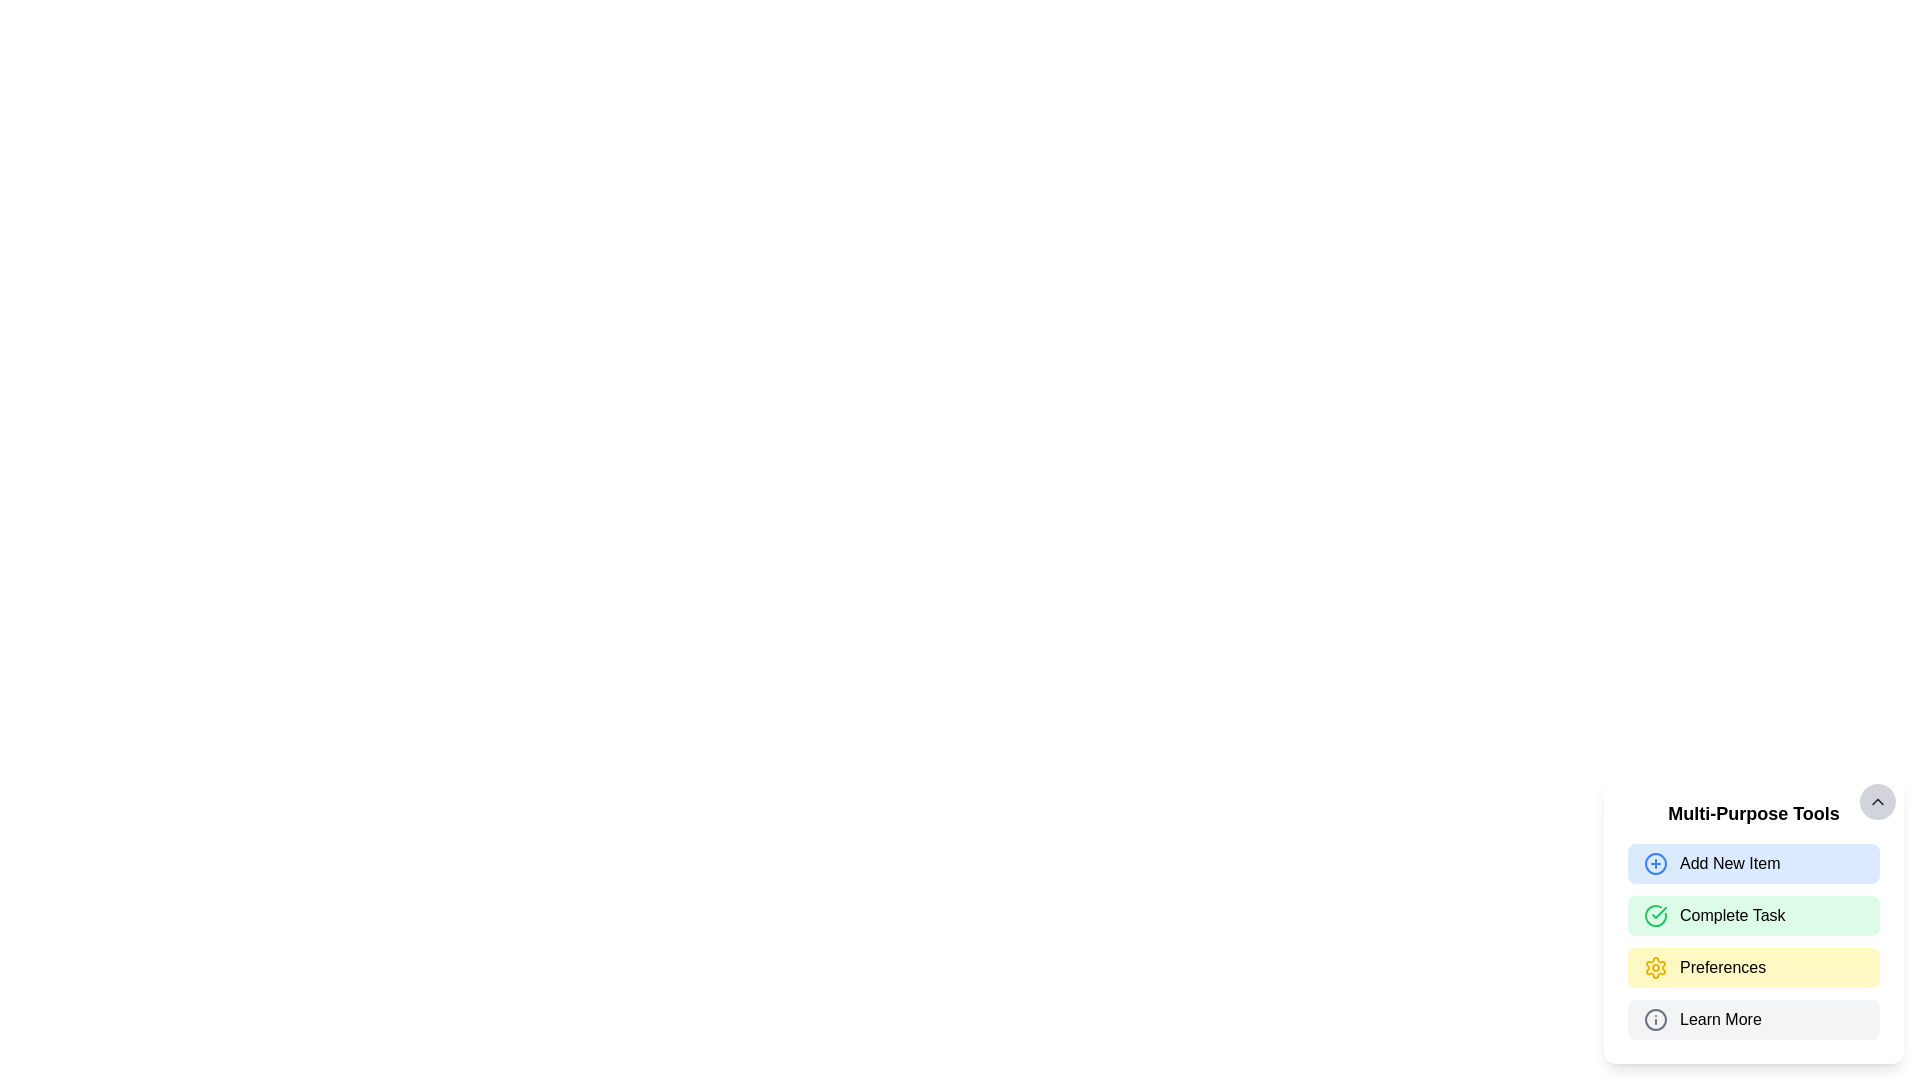 The width and height of the screenshot is (1920, 1080). I want to click on the button to mark a specific task as completed, located below the 'Add New Item' button and above the 'Preferences' button in the 'Multi-Purpose Tools' card, so click(1752, 941).